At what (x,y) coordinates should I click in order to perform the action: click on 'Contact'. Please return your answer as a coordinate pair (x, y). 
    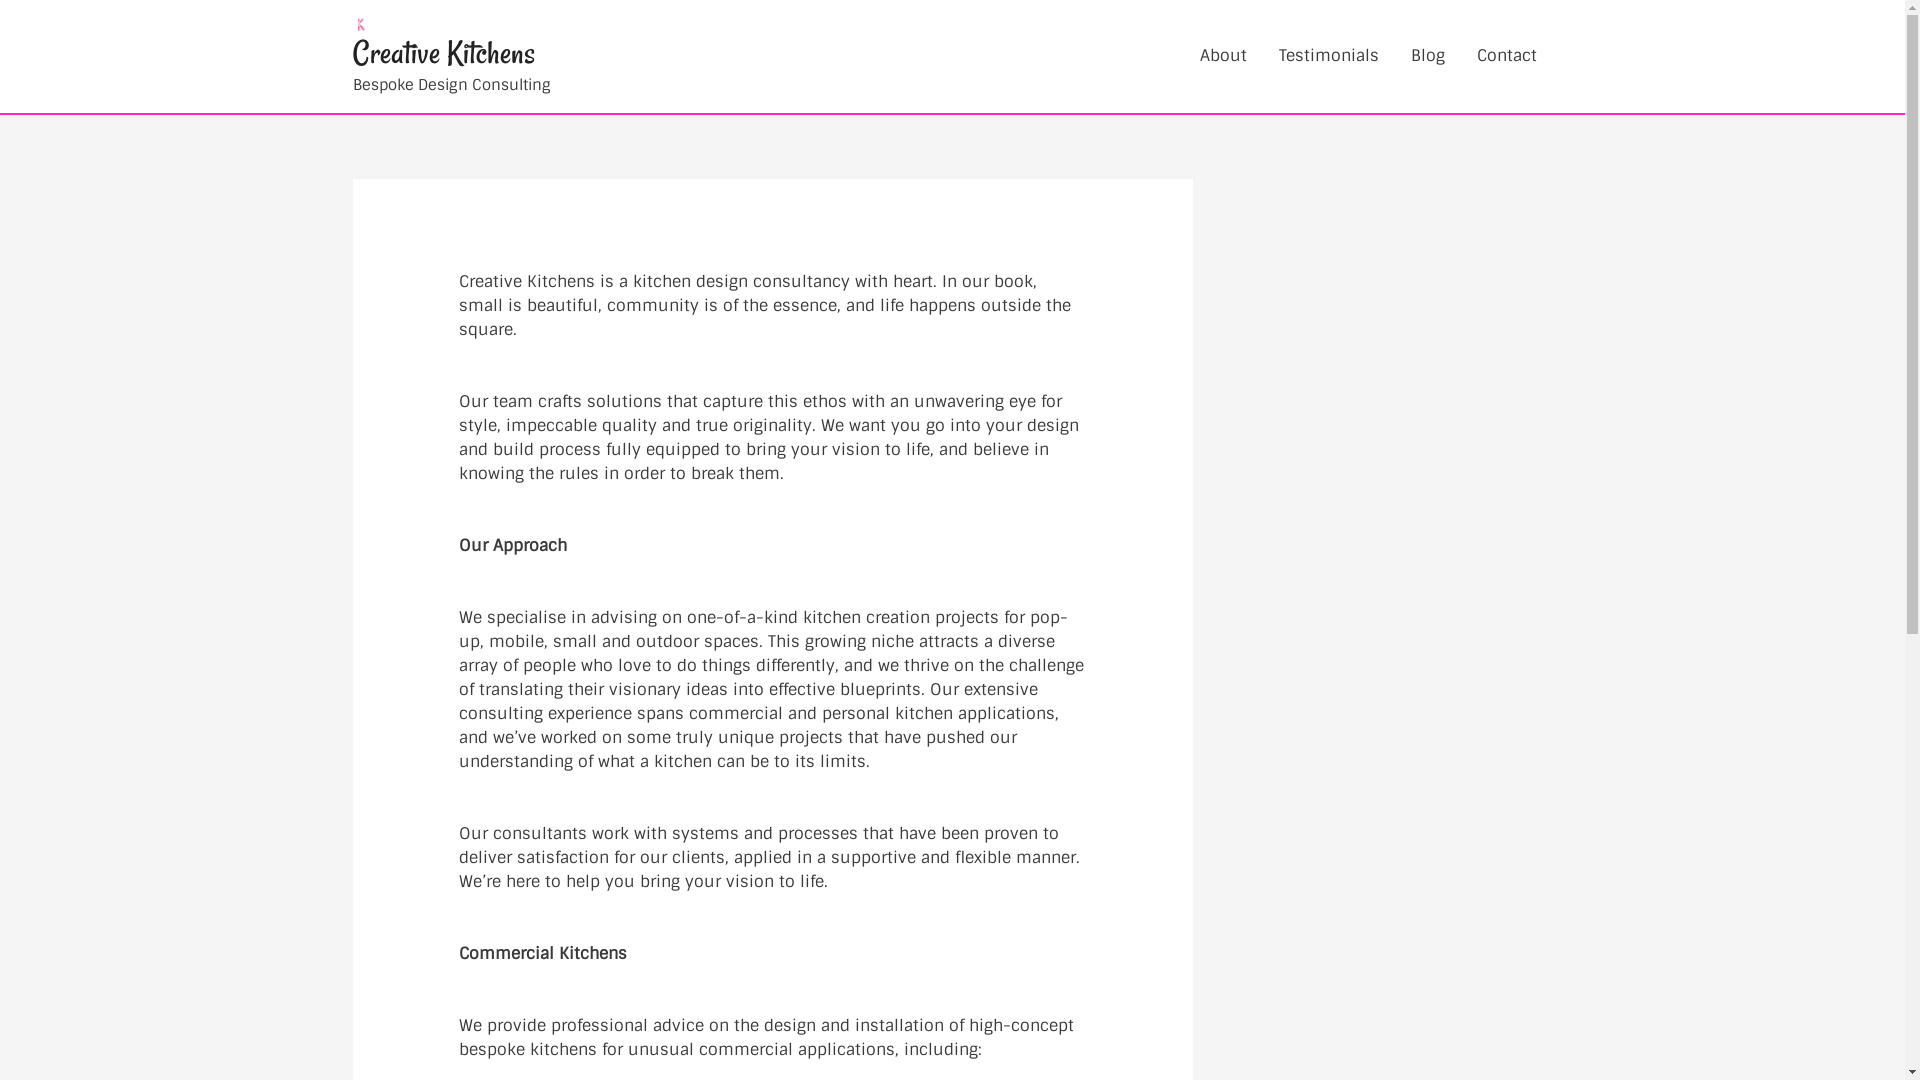
    Looking at the image, I should click on (1459, 55).